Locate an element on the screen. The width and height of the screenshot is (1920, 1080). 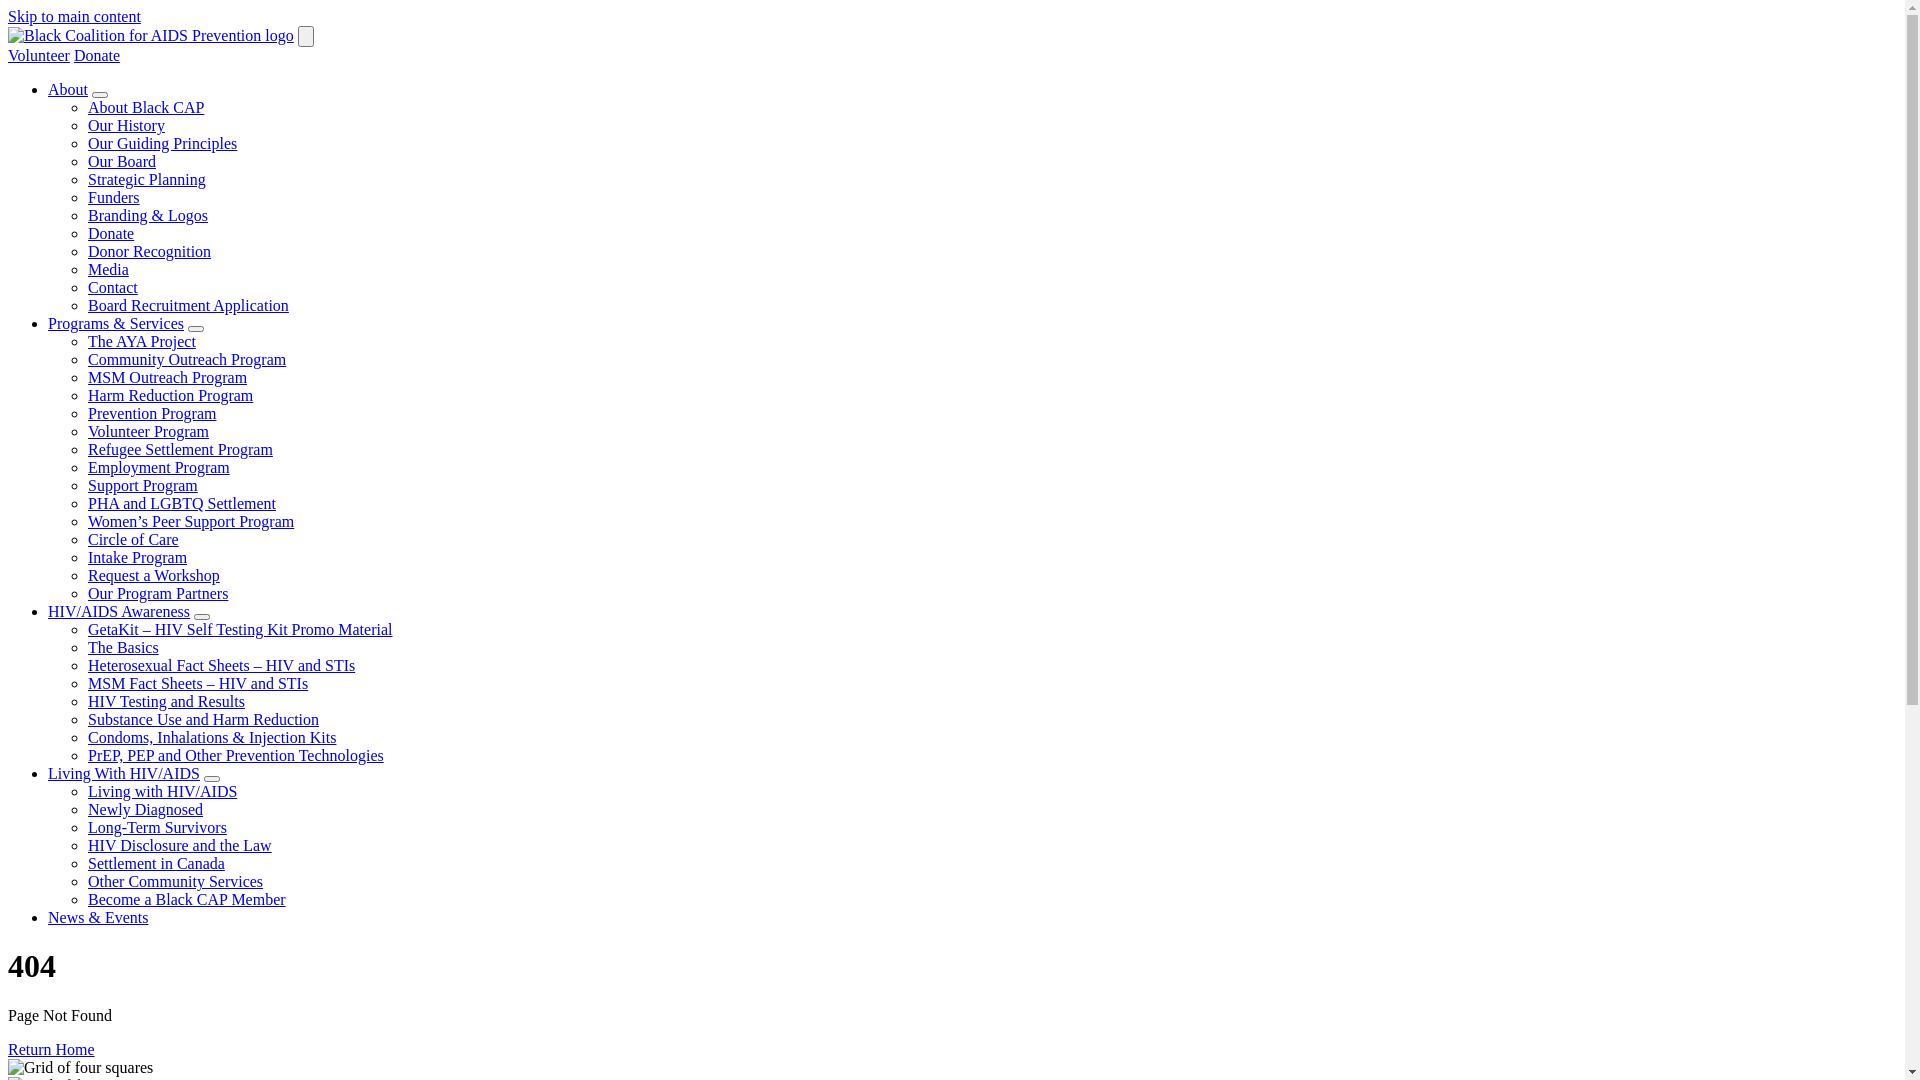
'Our History' is located at coordinates (125, 125).